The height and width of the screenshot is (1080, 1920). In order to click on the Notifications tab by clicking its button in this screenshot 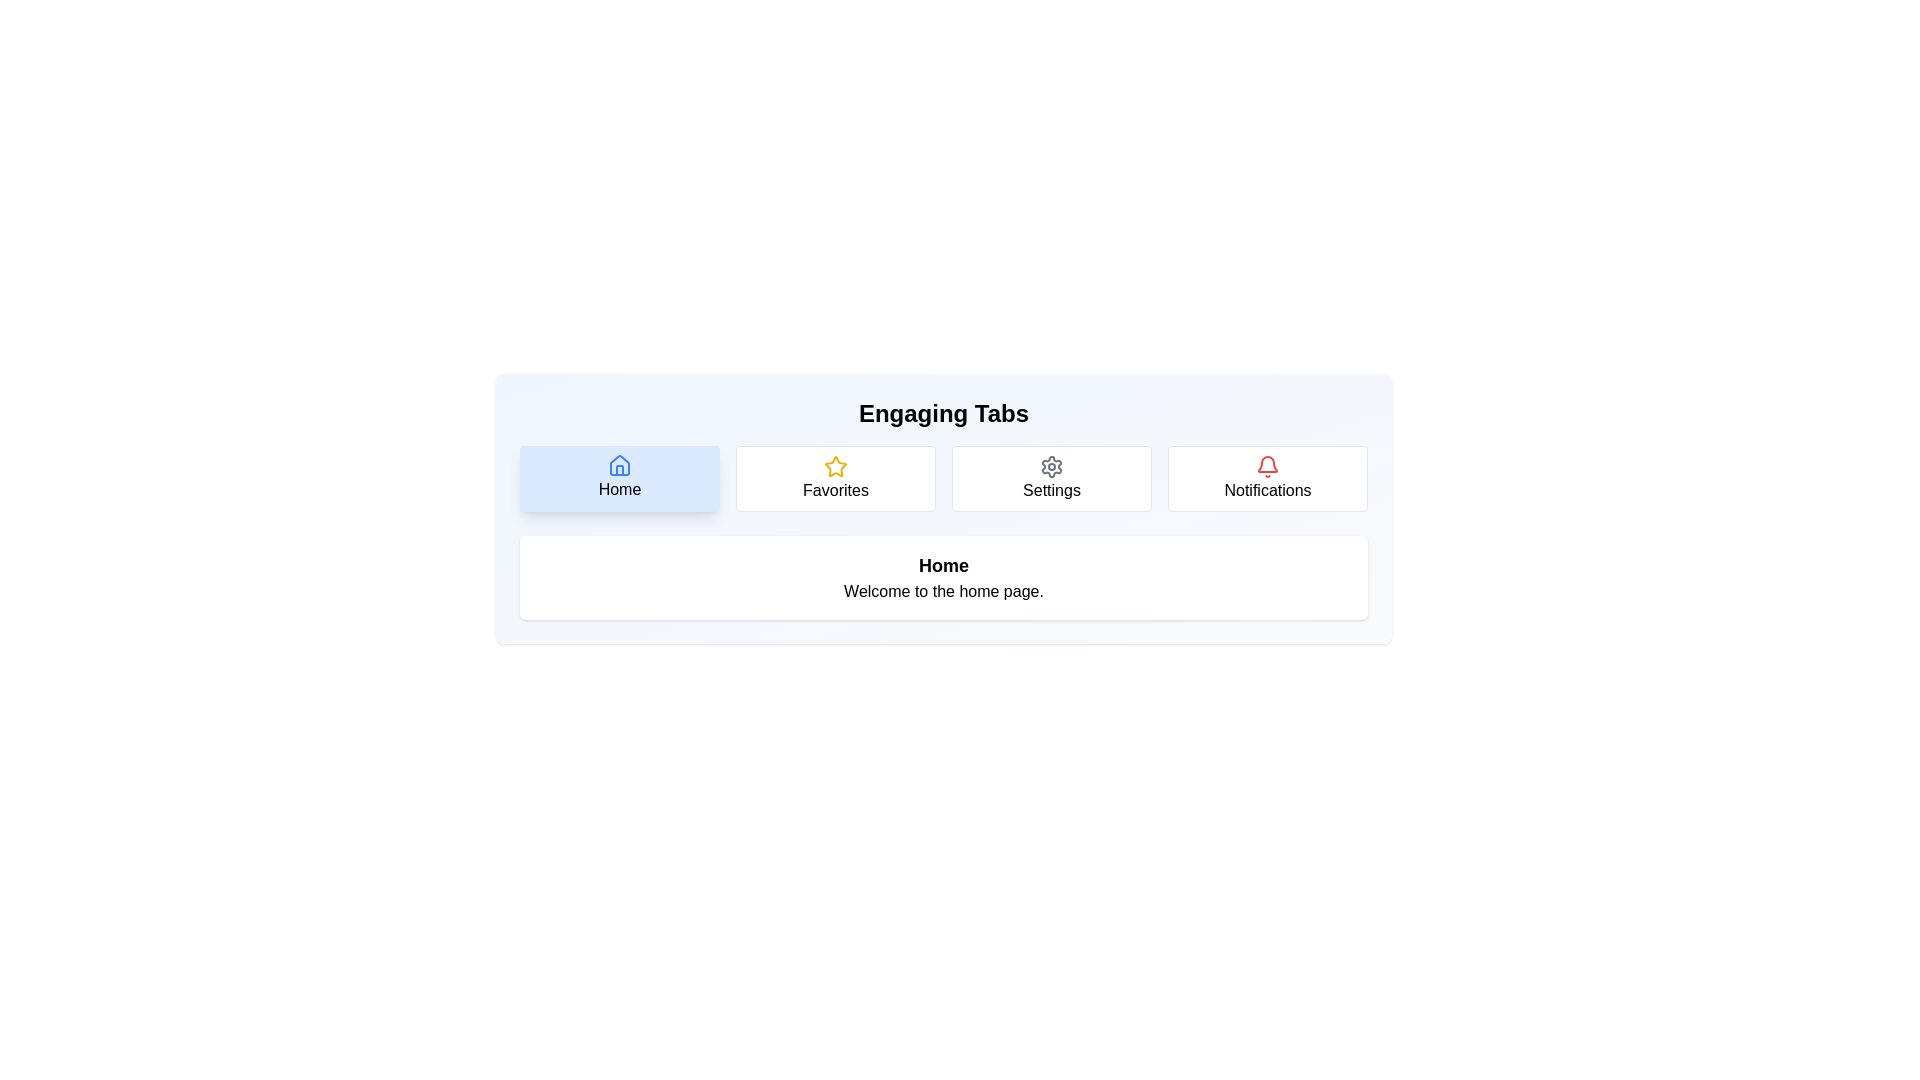, I will do `click(1266, 478)`.